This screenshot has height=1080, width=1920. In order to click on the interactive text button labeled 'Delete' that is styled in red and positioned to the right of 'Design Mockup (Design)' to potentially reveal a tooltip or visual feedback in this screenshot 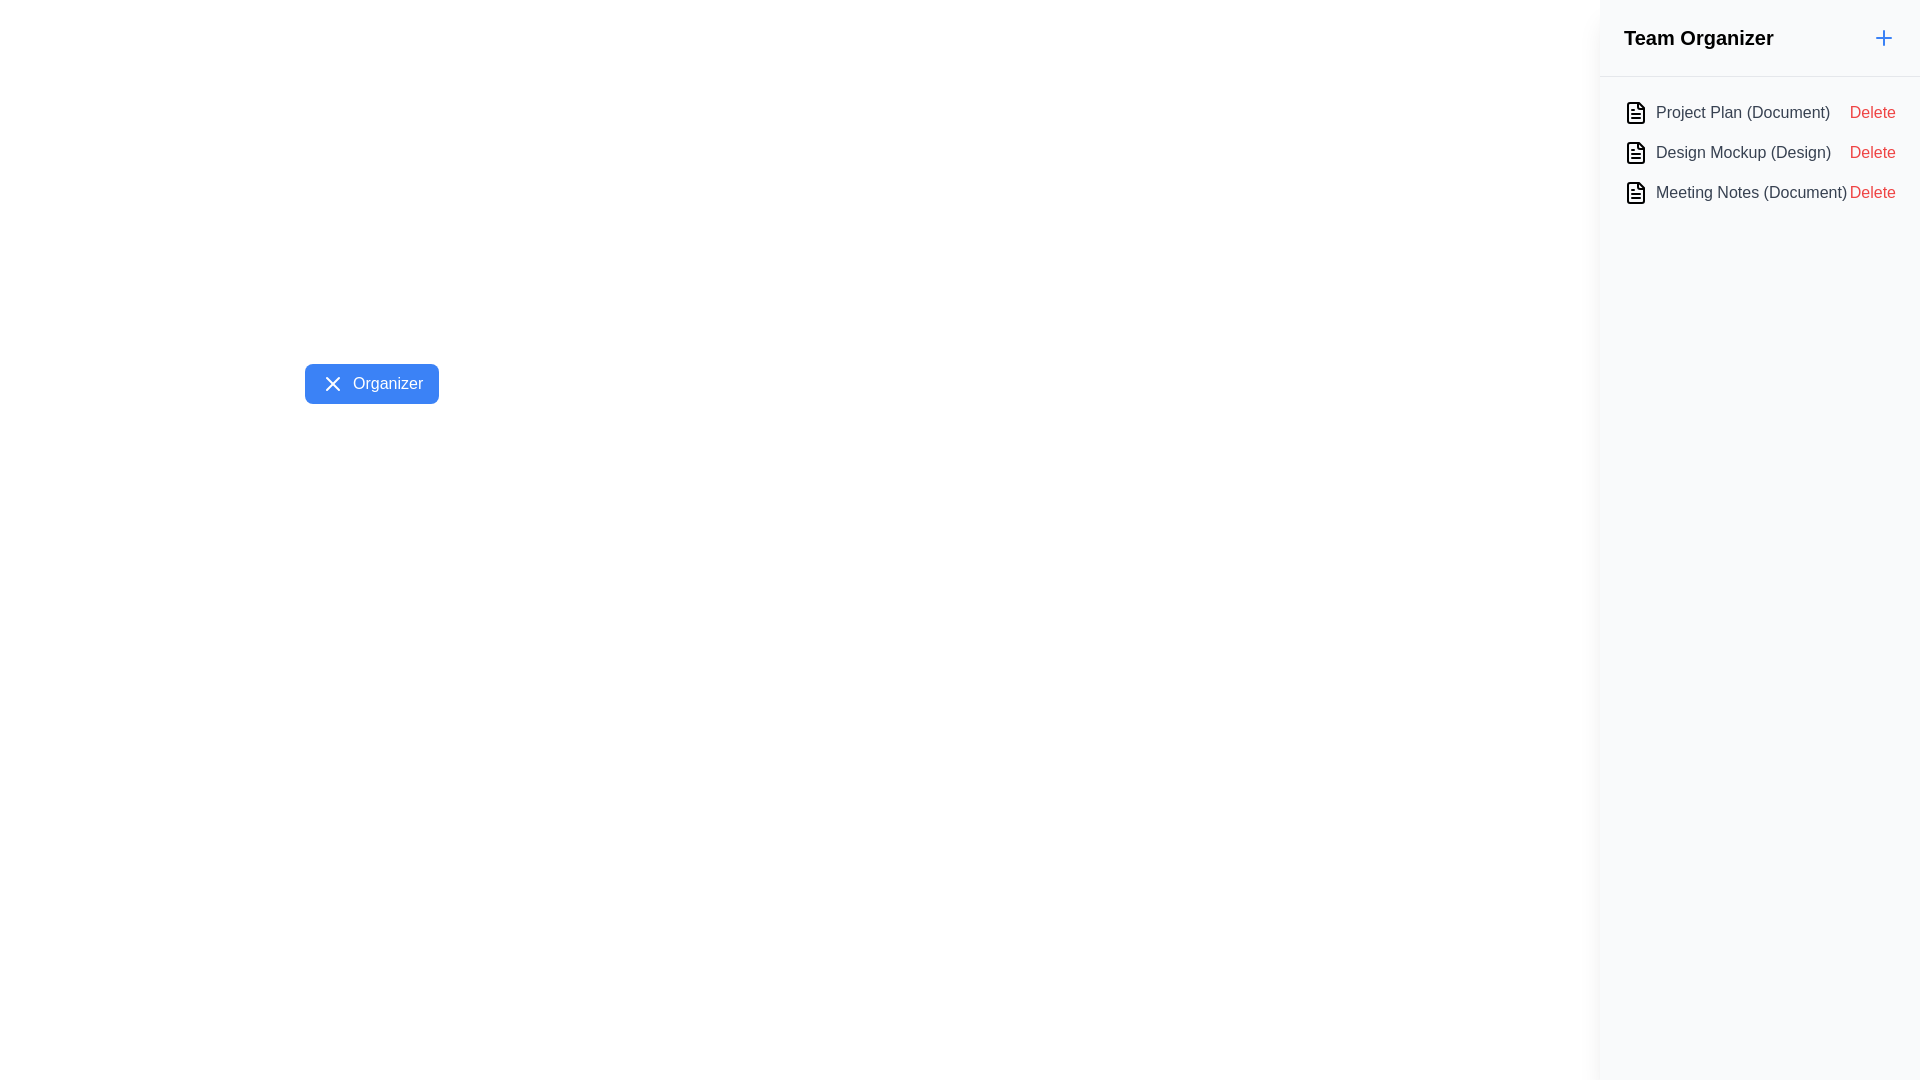, I will do `click(1871, 152)`.